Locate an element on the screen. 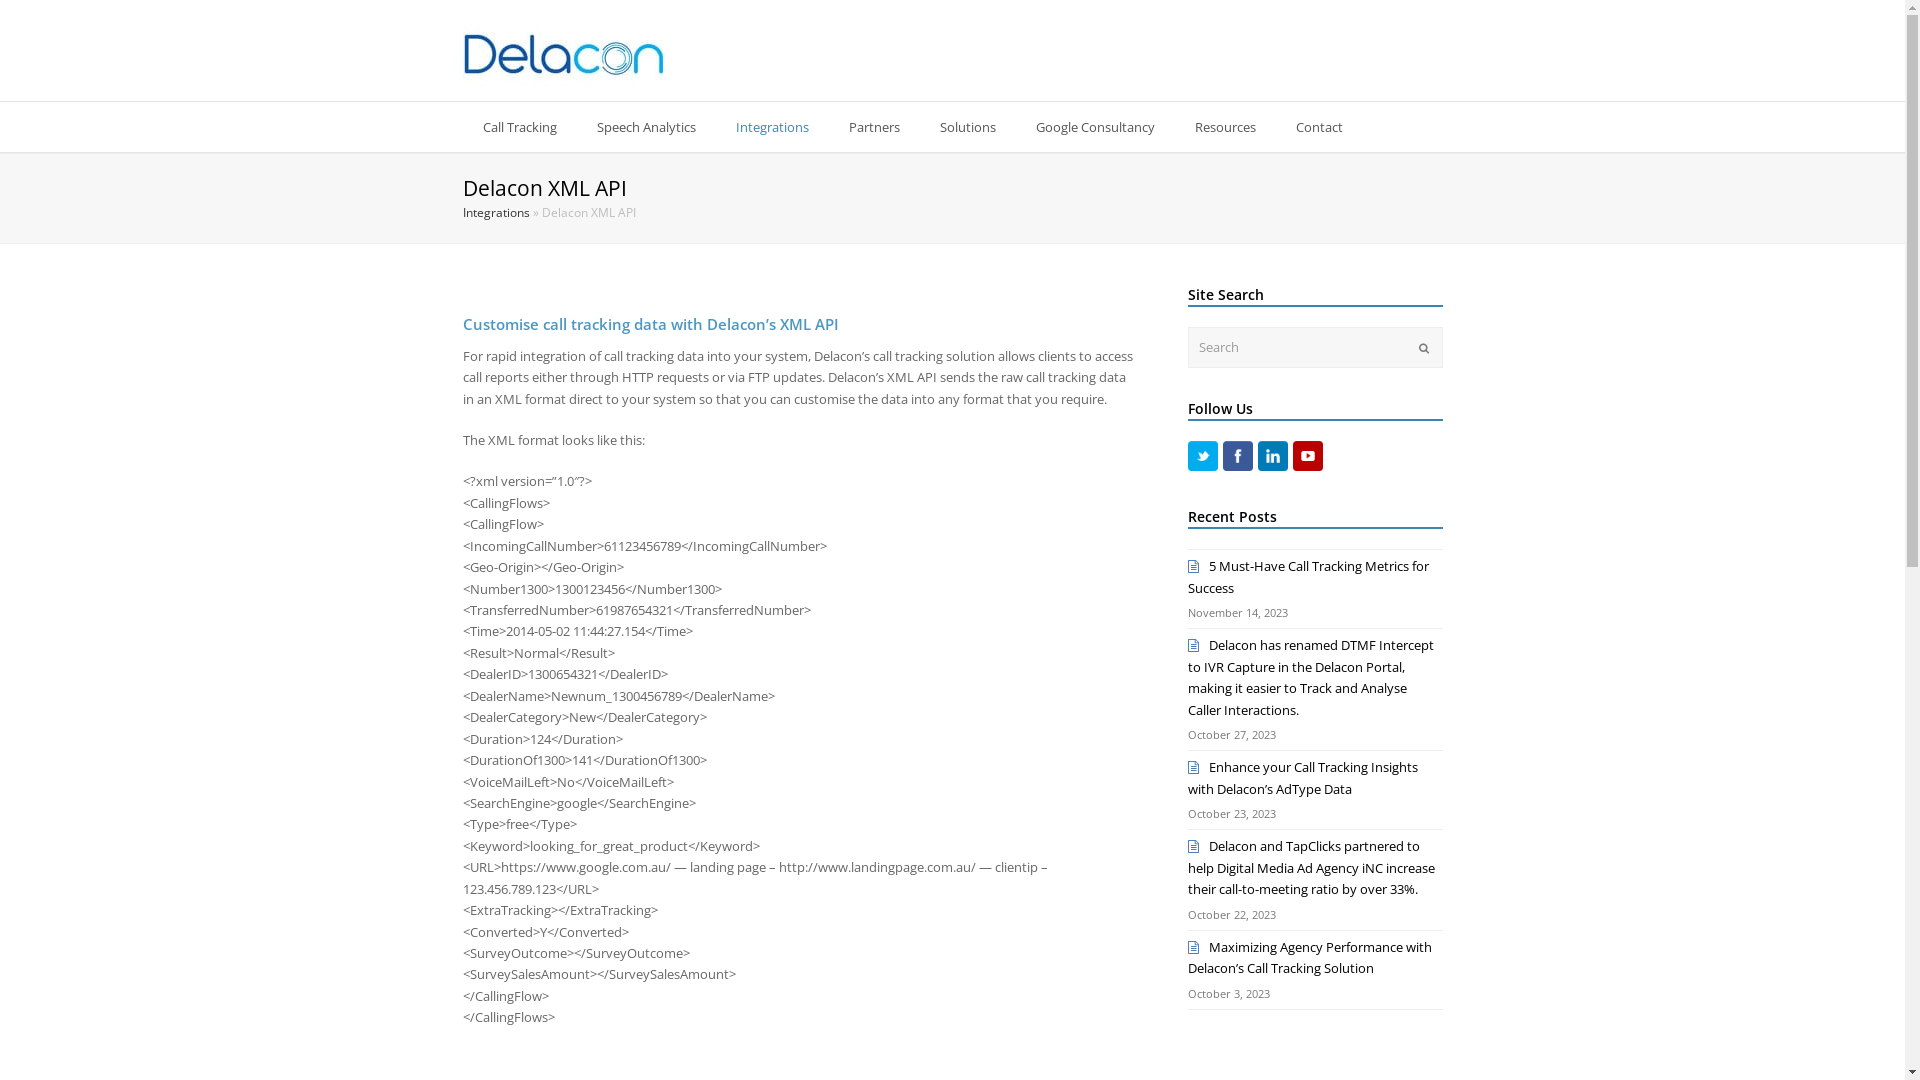  'Delacon Australia' is located at coordinates (460, 53).